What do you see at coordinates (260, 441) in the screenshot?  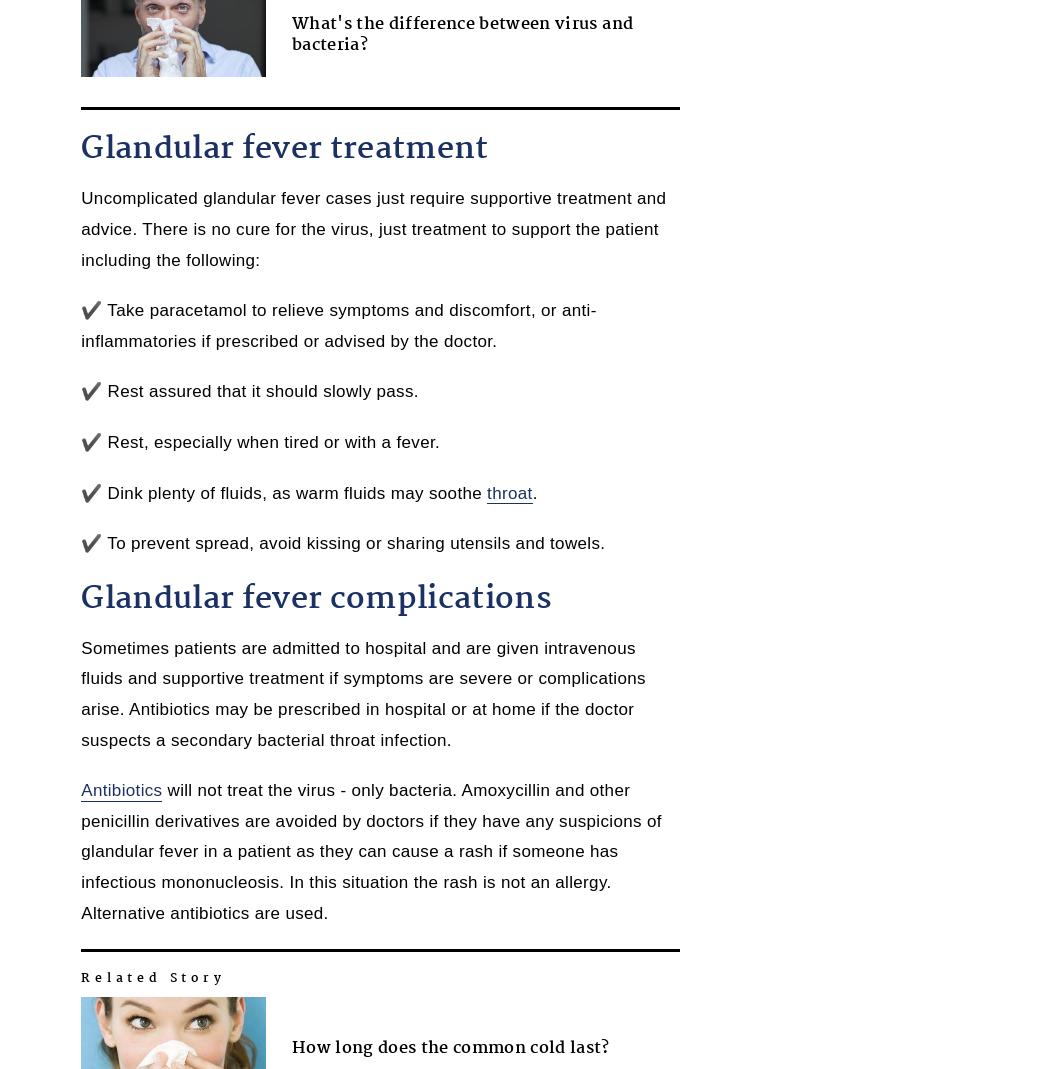 I see `'✔️ Rest, especially when tired or with a fever.'` at bounding box center [260, 441].